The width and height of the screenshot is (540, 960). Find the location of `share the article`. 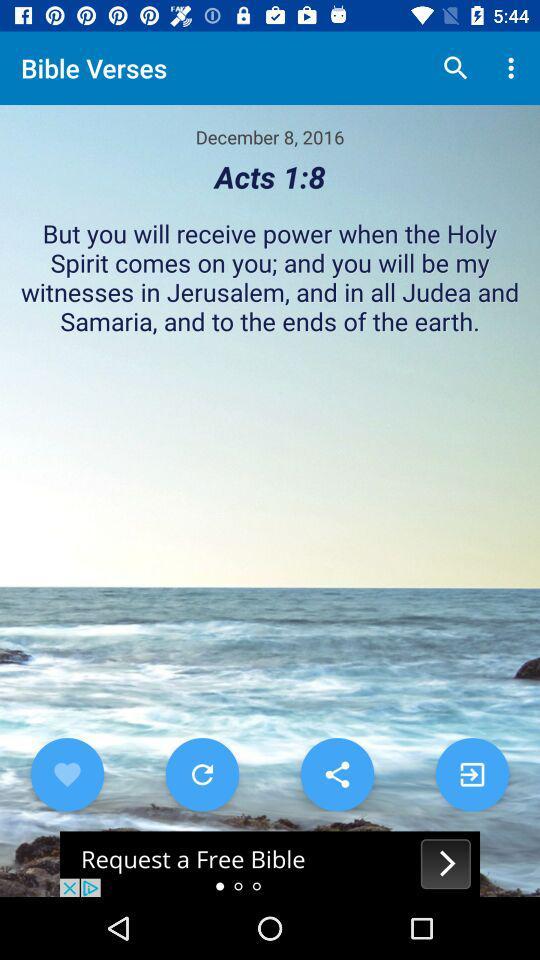

share the article is located at coordinates (270, 863).